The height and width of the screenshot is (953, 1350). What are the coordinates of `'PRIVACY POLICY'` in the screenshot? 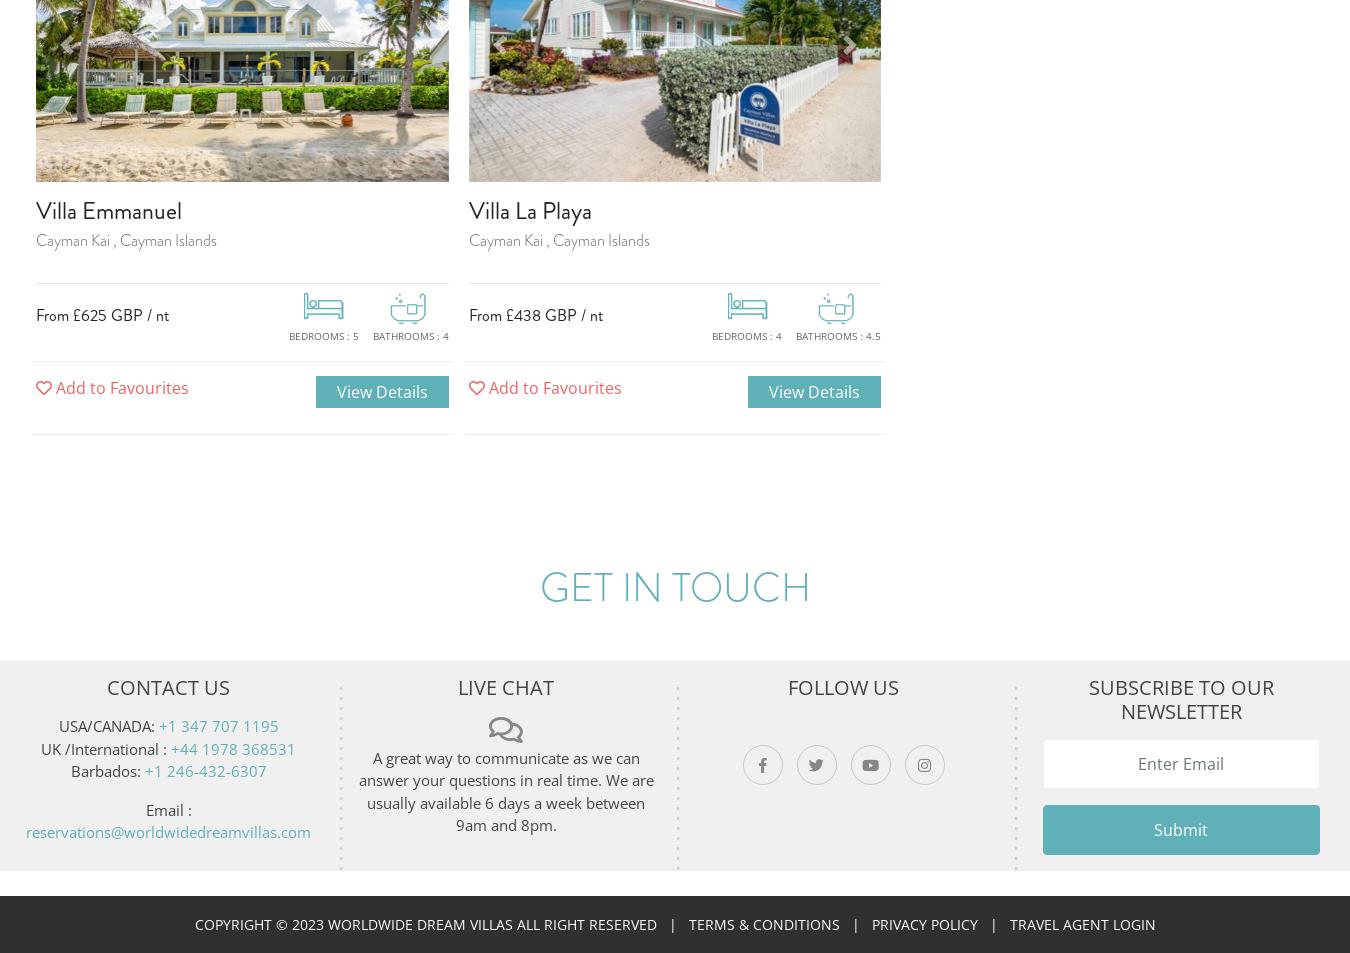 It's located at (871, 924).